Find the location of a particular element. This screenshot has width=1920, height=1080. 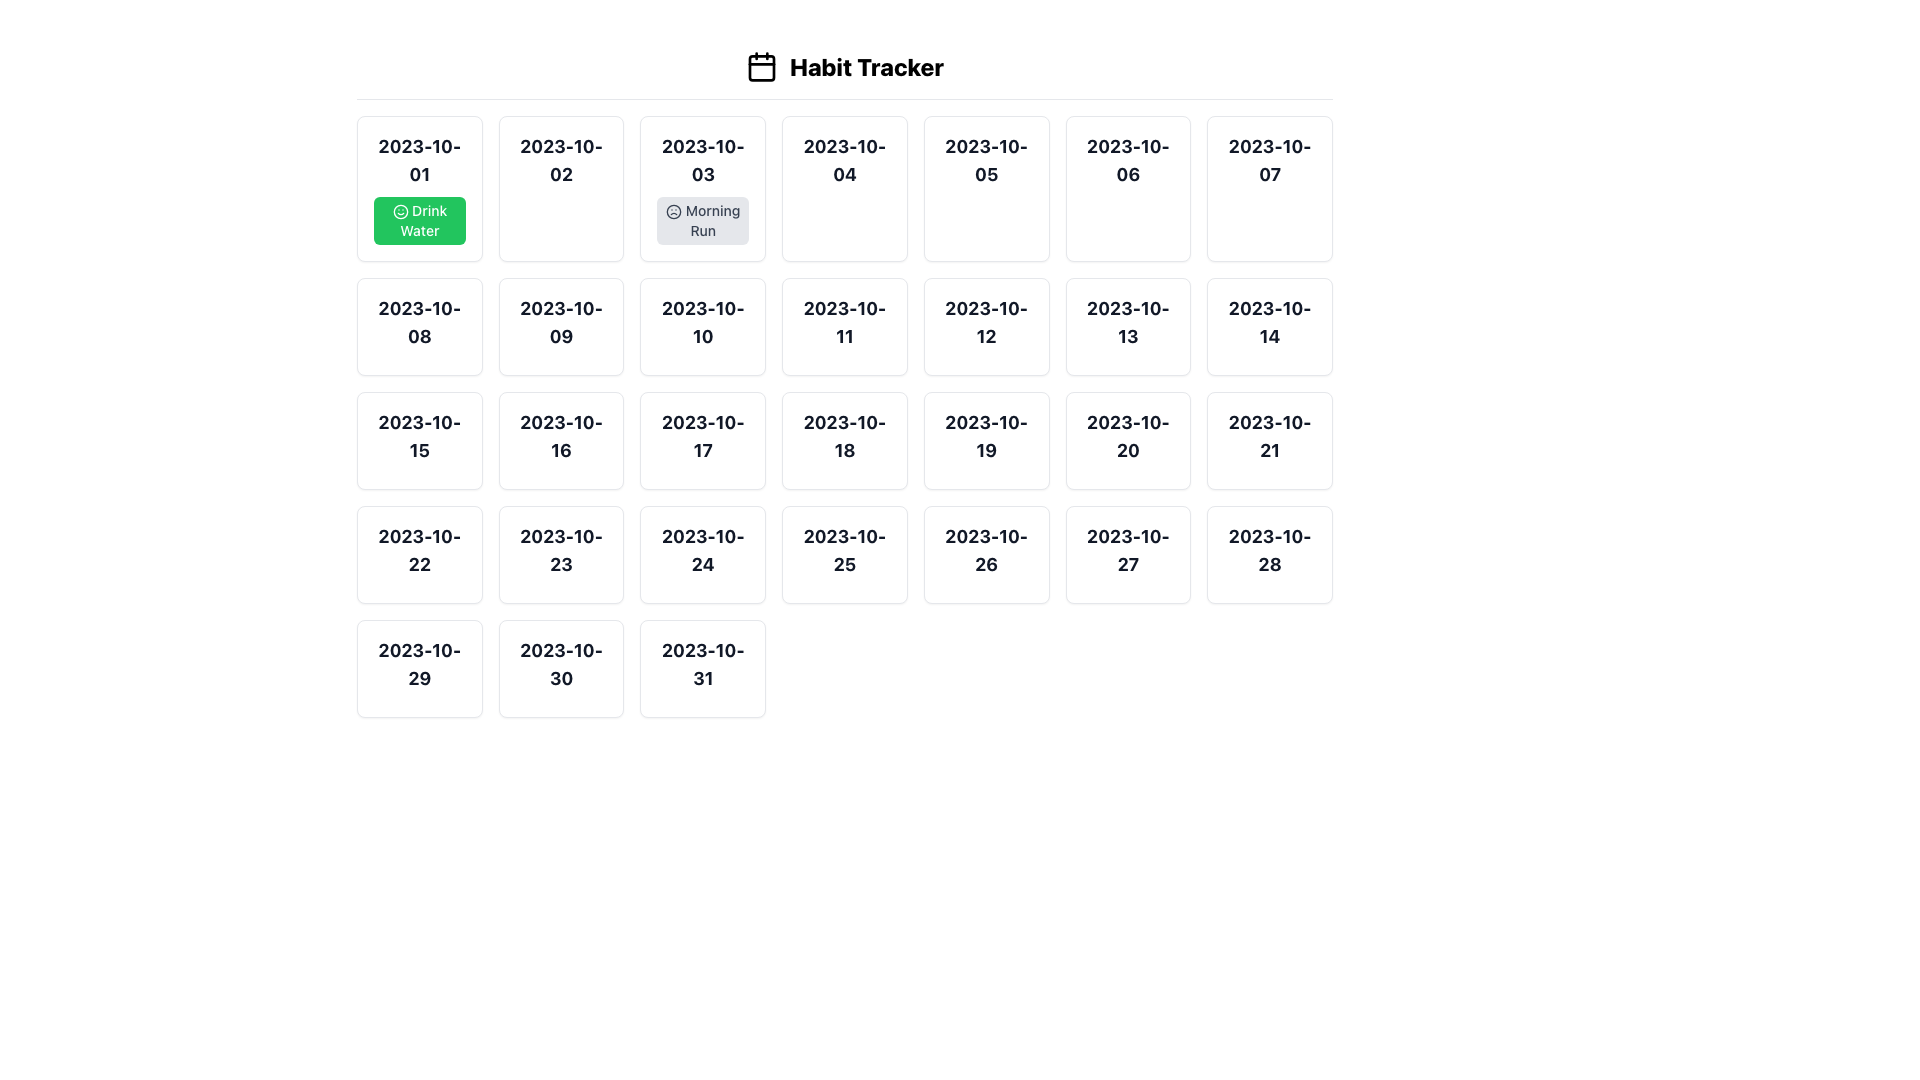

the Clickable date card representing '2023-10-23' is located at coordinates (560, 555).